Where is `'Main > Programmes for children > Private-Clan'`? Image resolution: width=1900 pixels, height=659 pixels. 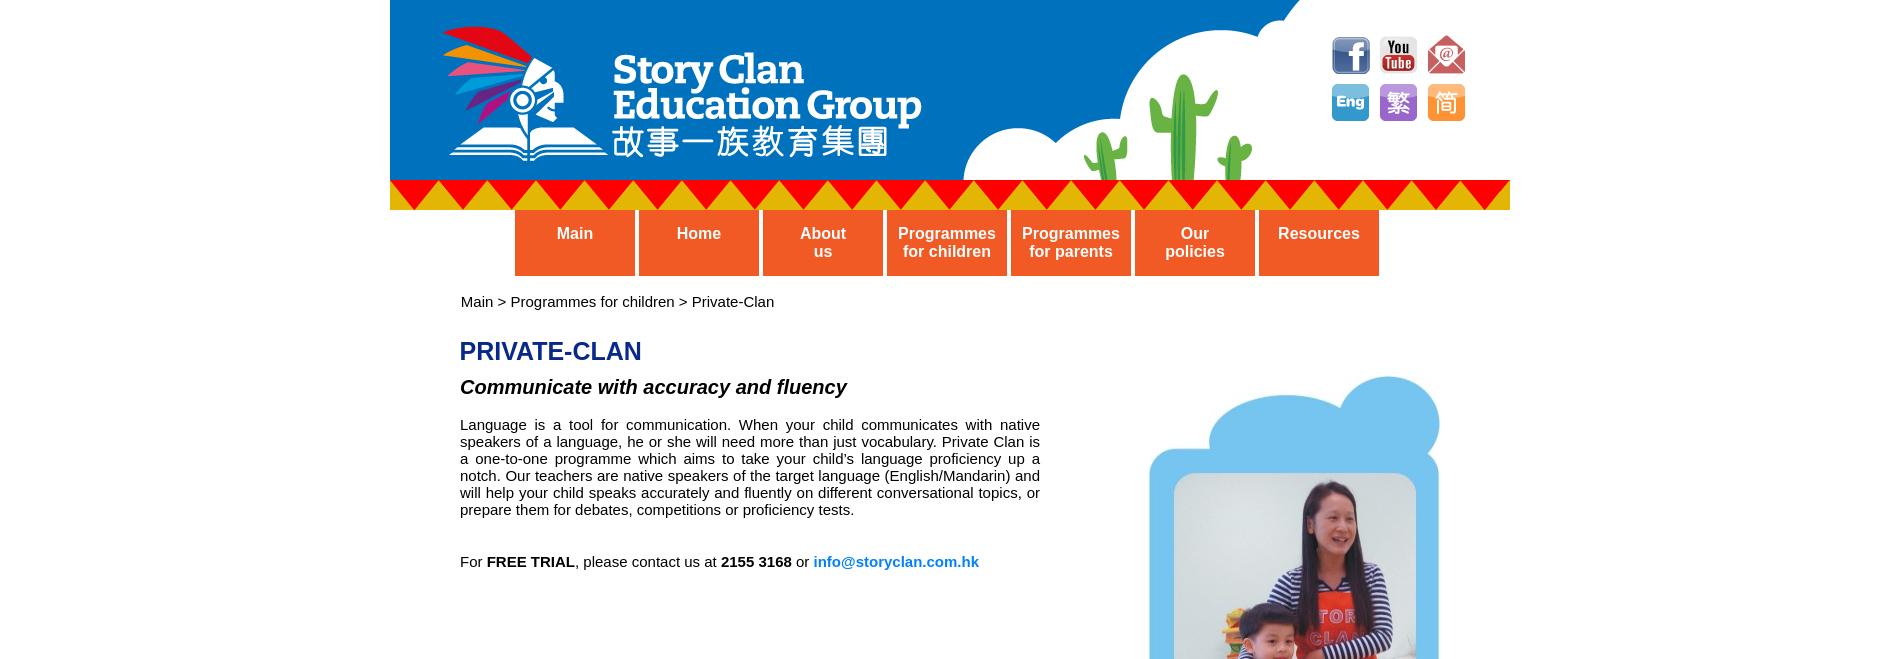
'Main > Programmes for children > Private-Clan' is located at coordinates (581, 299).